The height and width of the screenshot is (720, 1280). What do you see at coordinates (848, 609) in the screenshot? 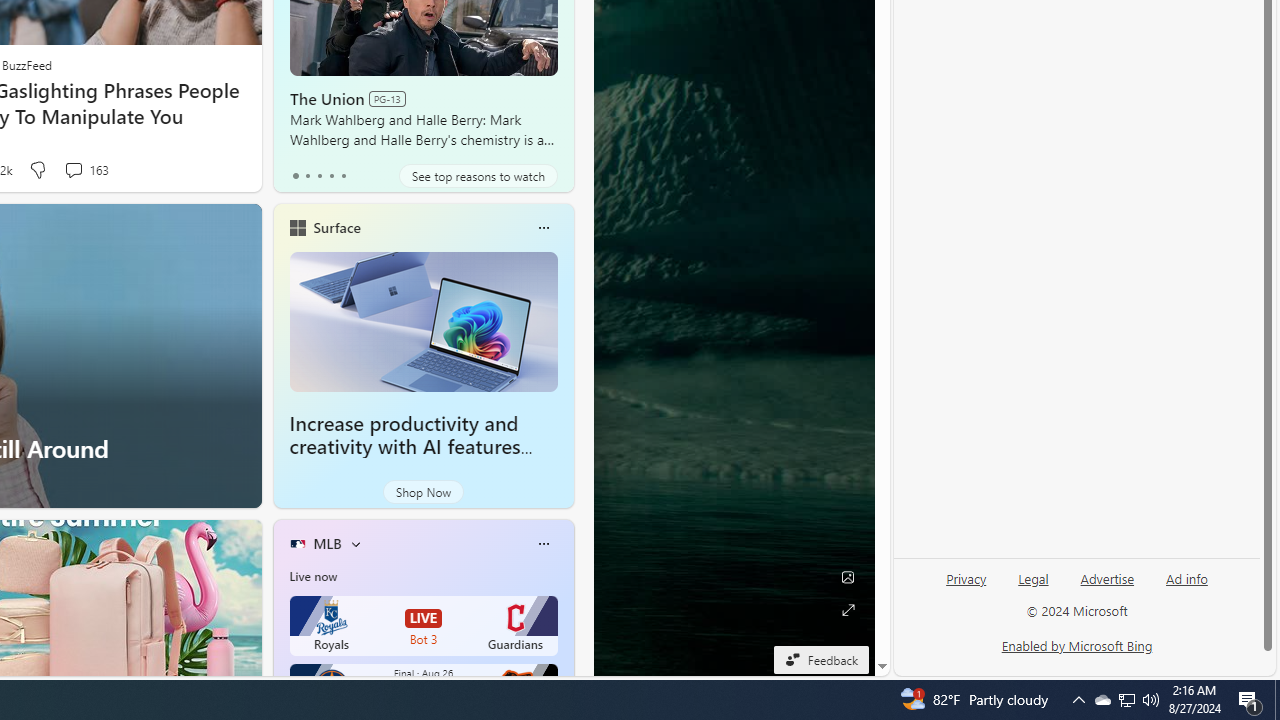
I see `'Expand background'` at bounding box center [848, 609].